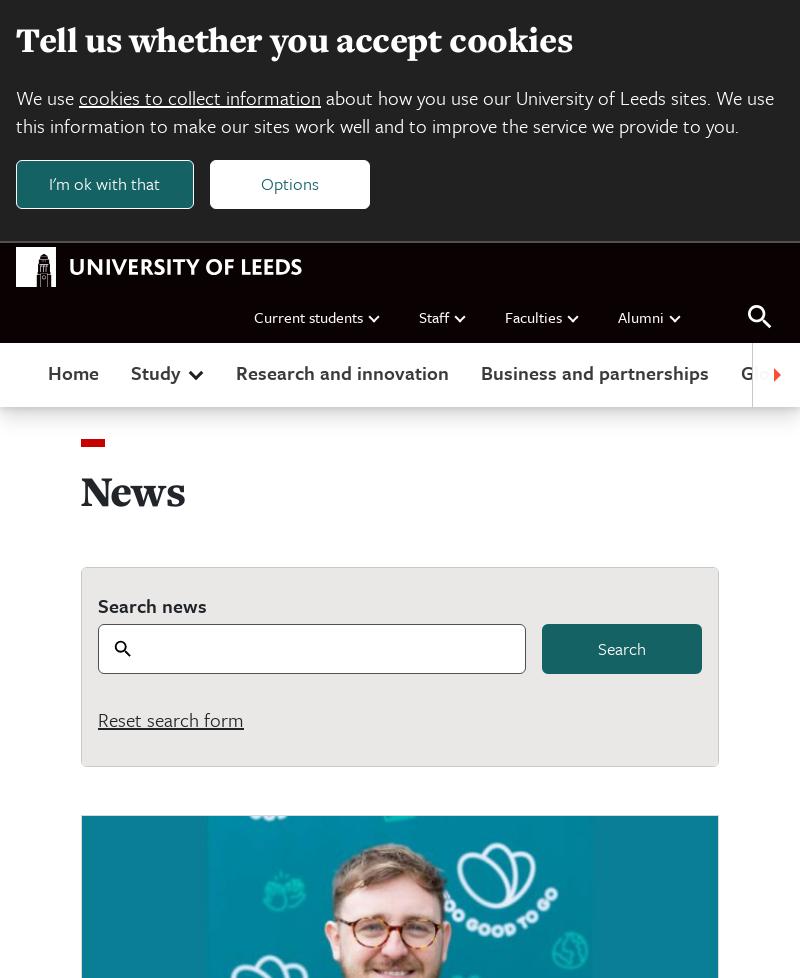 This screenshot has height=978, width=800. What do you see at coordinates (622, 647) in the screenshot?
I see `'Search'` at bounding box center [622, 647].